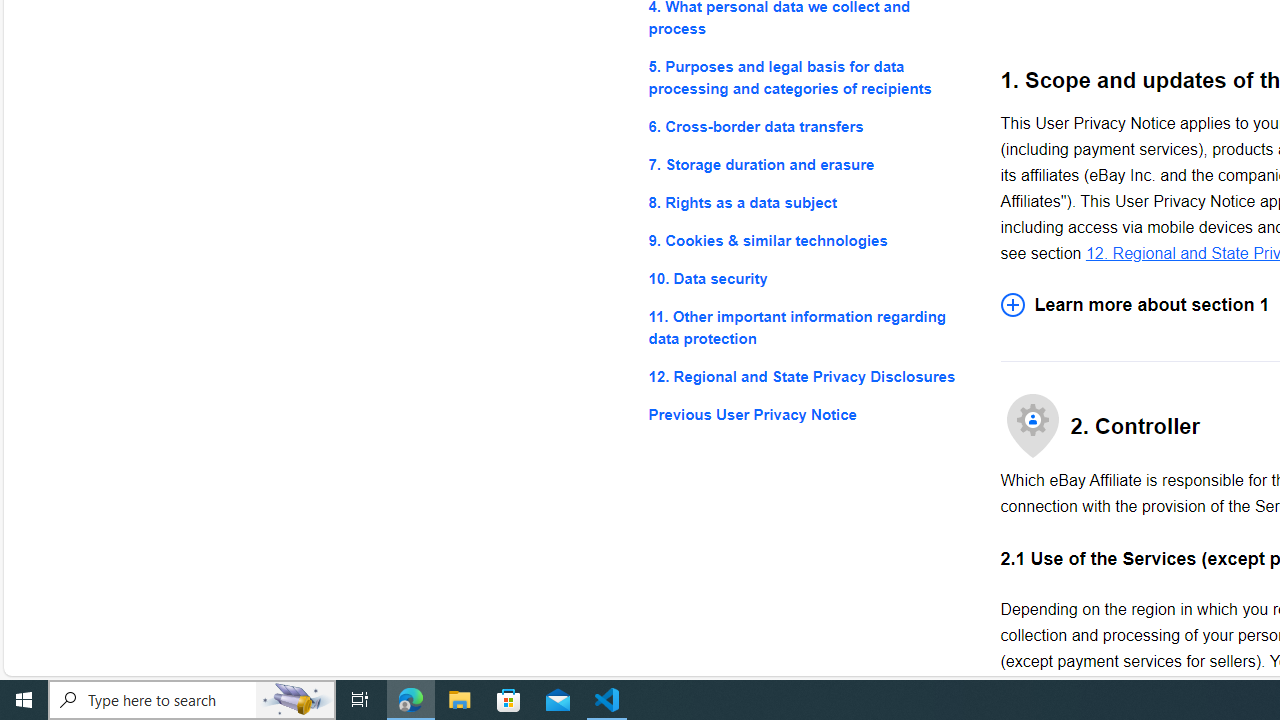 This screenshot has height=720, width=1280. I want to click on '9. Cookies & similar technologies', so click(808, 240).